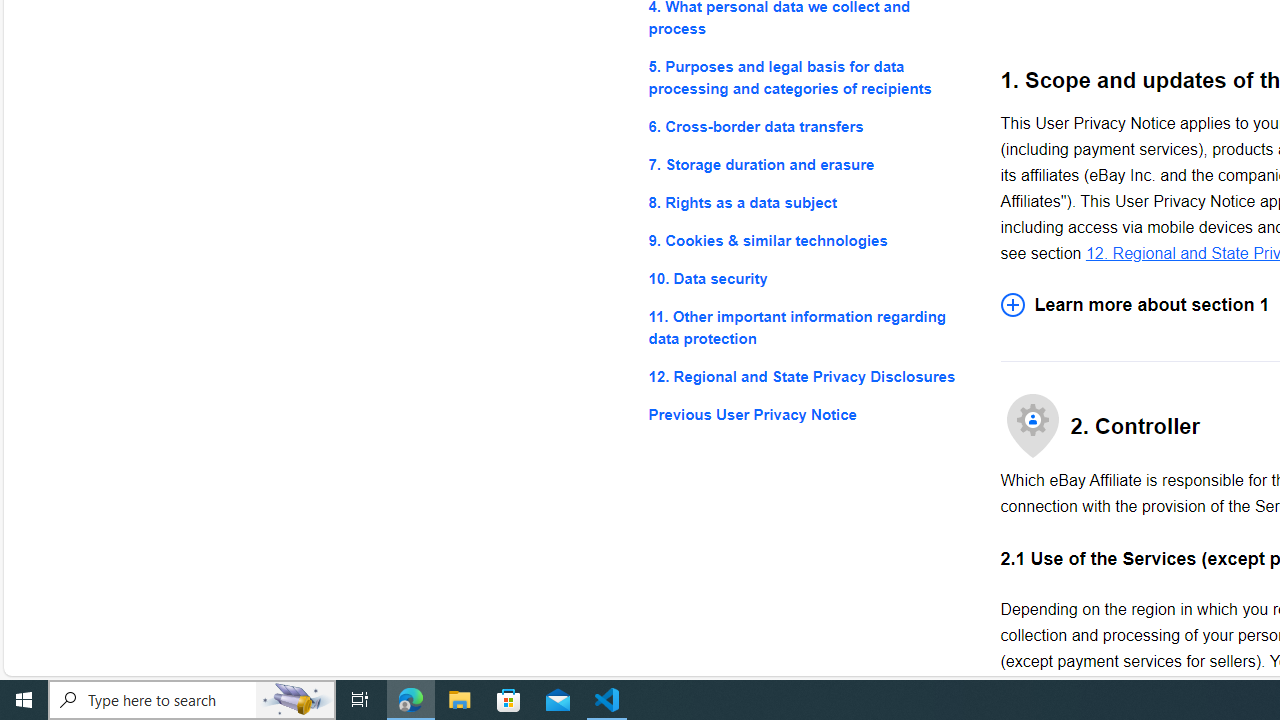 This screenshot has height=720, width=1280. I want to click on '9. Cookies & similar technologies', so click(808, 240).